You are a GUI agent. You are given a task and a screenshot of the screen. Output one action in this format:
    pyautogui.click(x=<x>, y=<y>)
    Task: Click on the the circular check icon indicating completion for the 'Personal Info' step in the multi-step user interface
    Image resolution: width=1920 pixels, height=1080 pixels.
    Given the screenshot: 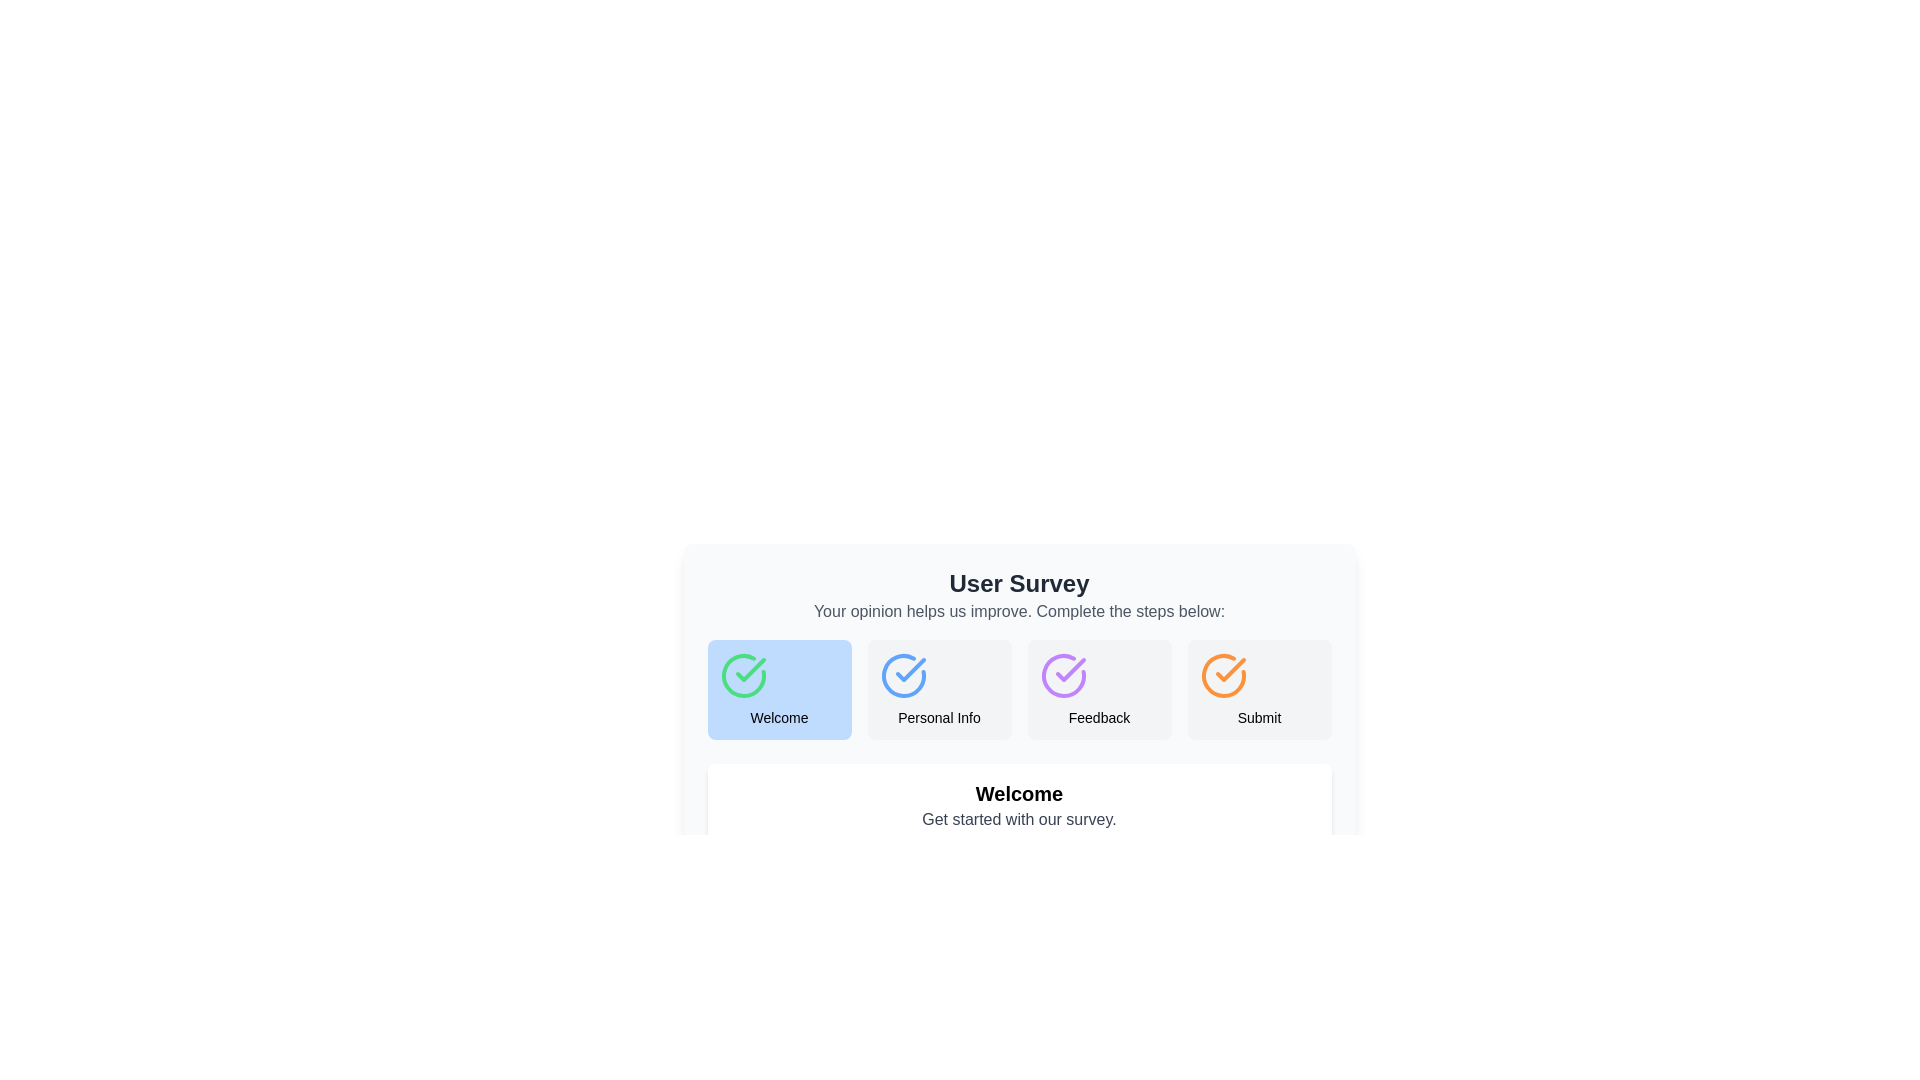 What is the action you would take?
    pyautogui.click(x=902, y=675)
    